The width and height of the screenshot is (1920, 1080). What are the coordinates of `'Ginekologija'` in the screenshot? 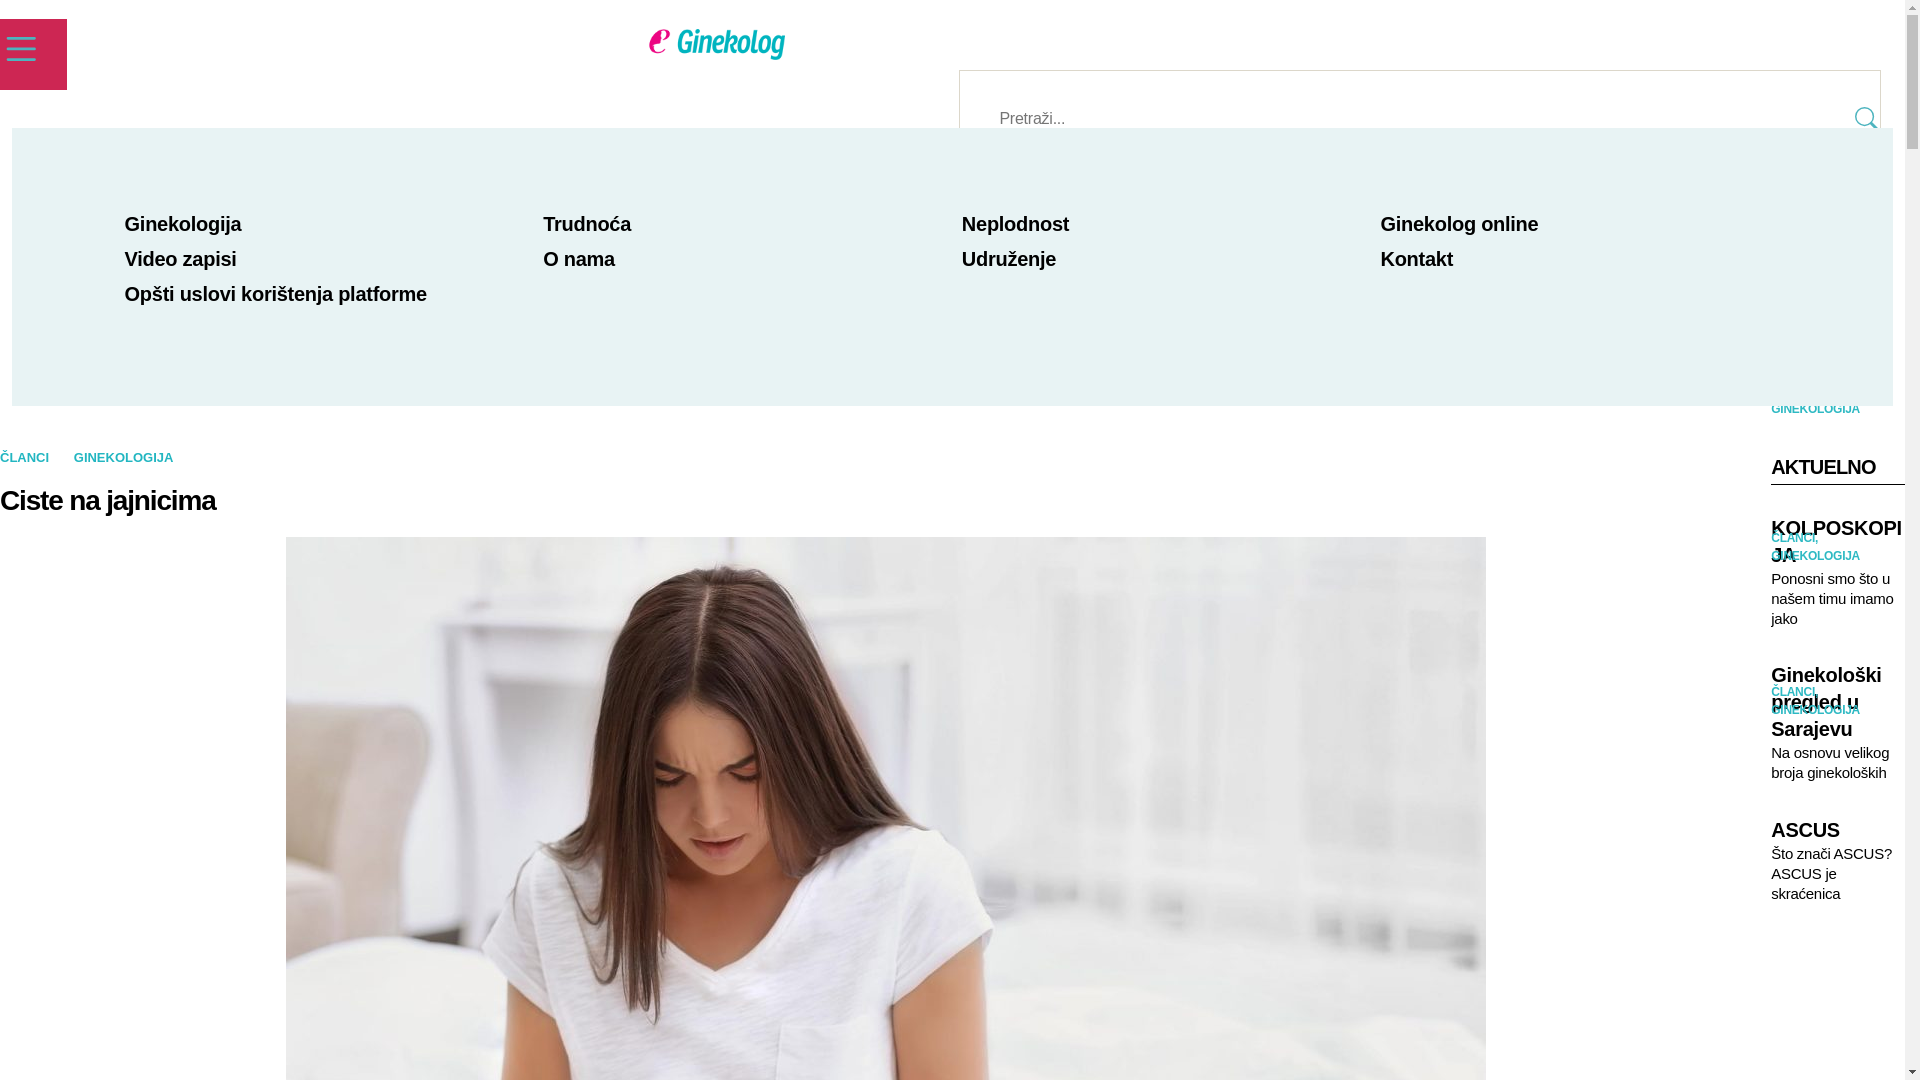 It's located at (183, 223).